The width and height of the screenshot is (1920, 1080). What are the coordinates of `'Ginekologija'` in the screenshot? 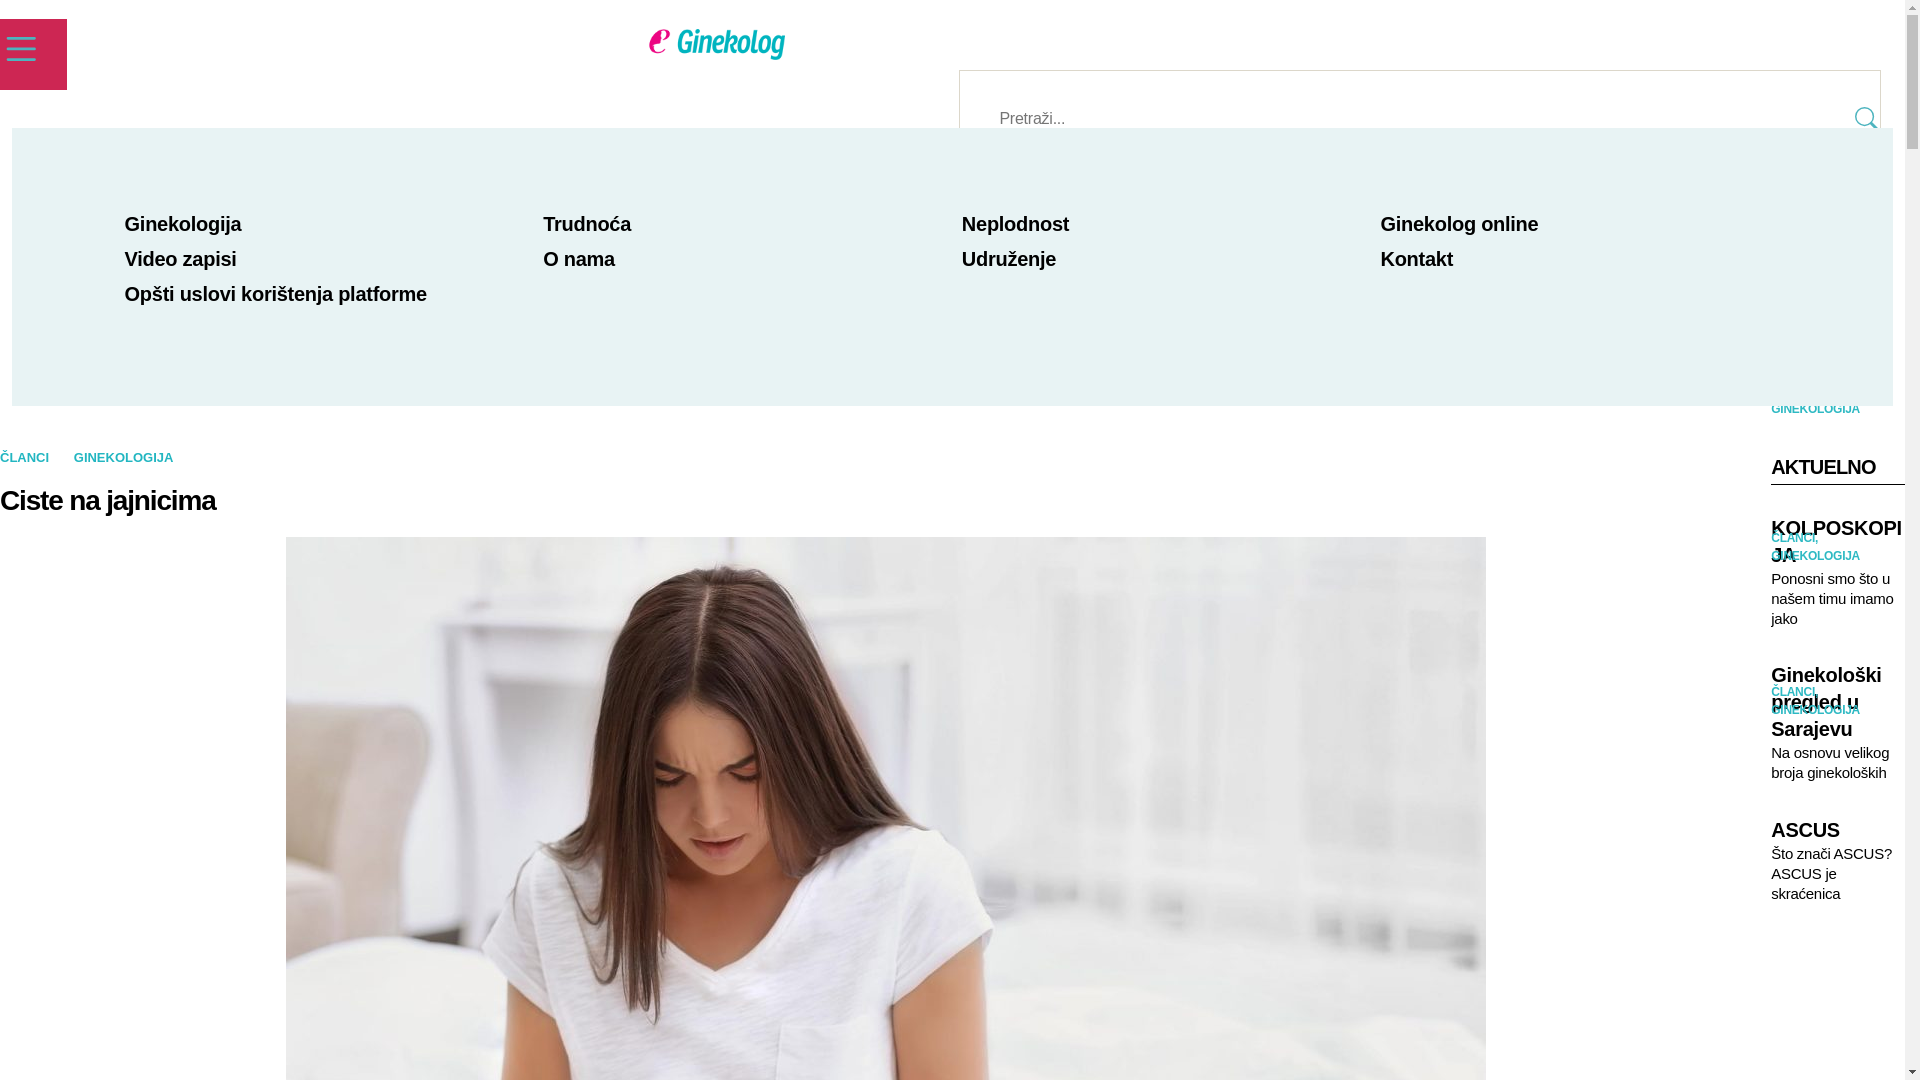 It's located at (183, 223).